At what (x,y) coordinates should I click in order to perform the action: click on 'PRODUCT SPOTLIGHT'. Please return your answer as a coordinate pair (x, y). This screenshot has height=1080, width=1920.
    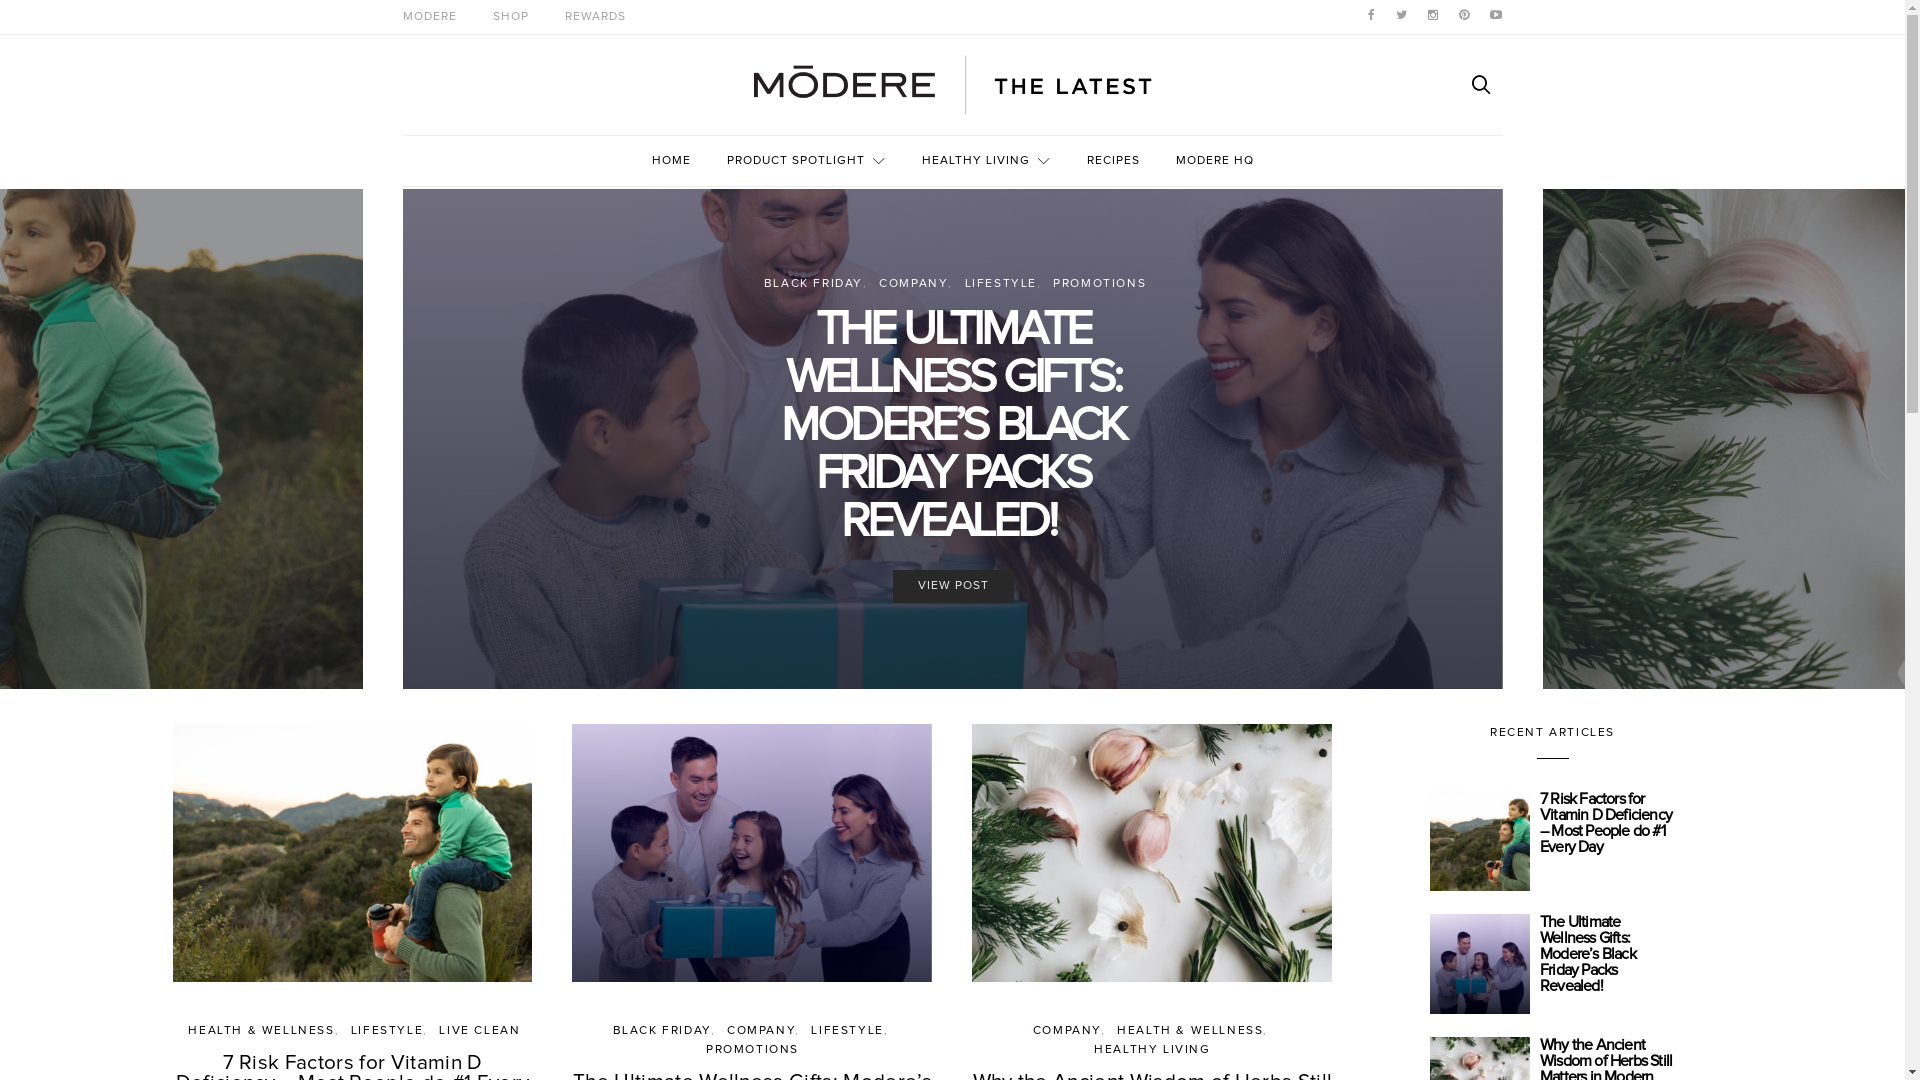
    Looking at the image, I should click on (805, 160).